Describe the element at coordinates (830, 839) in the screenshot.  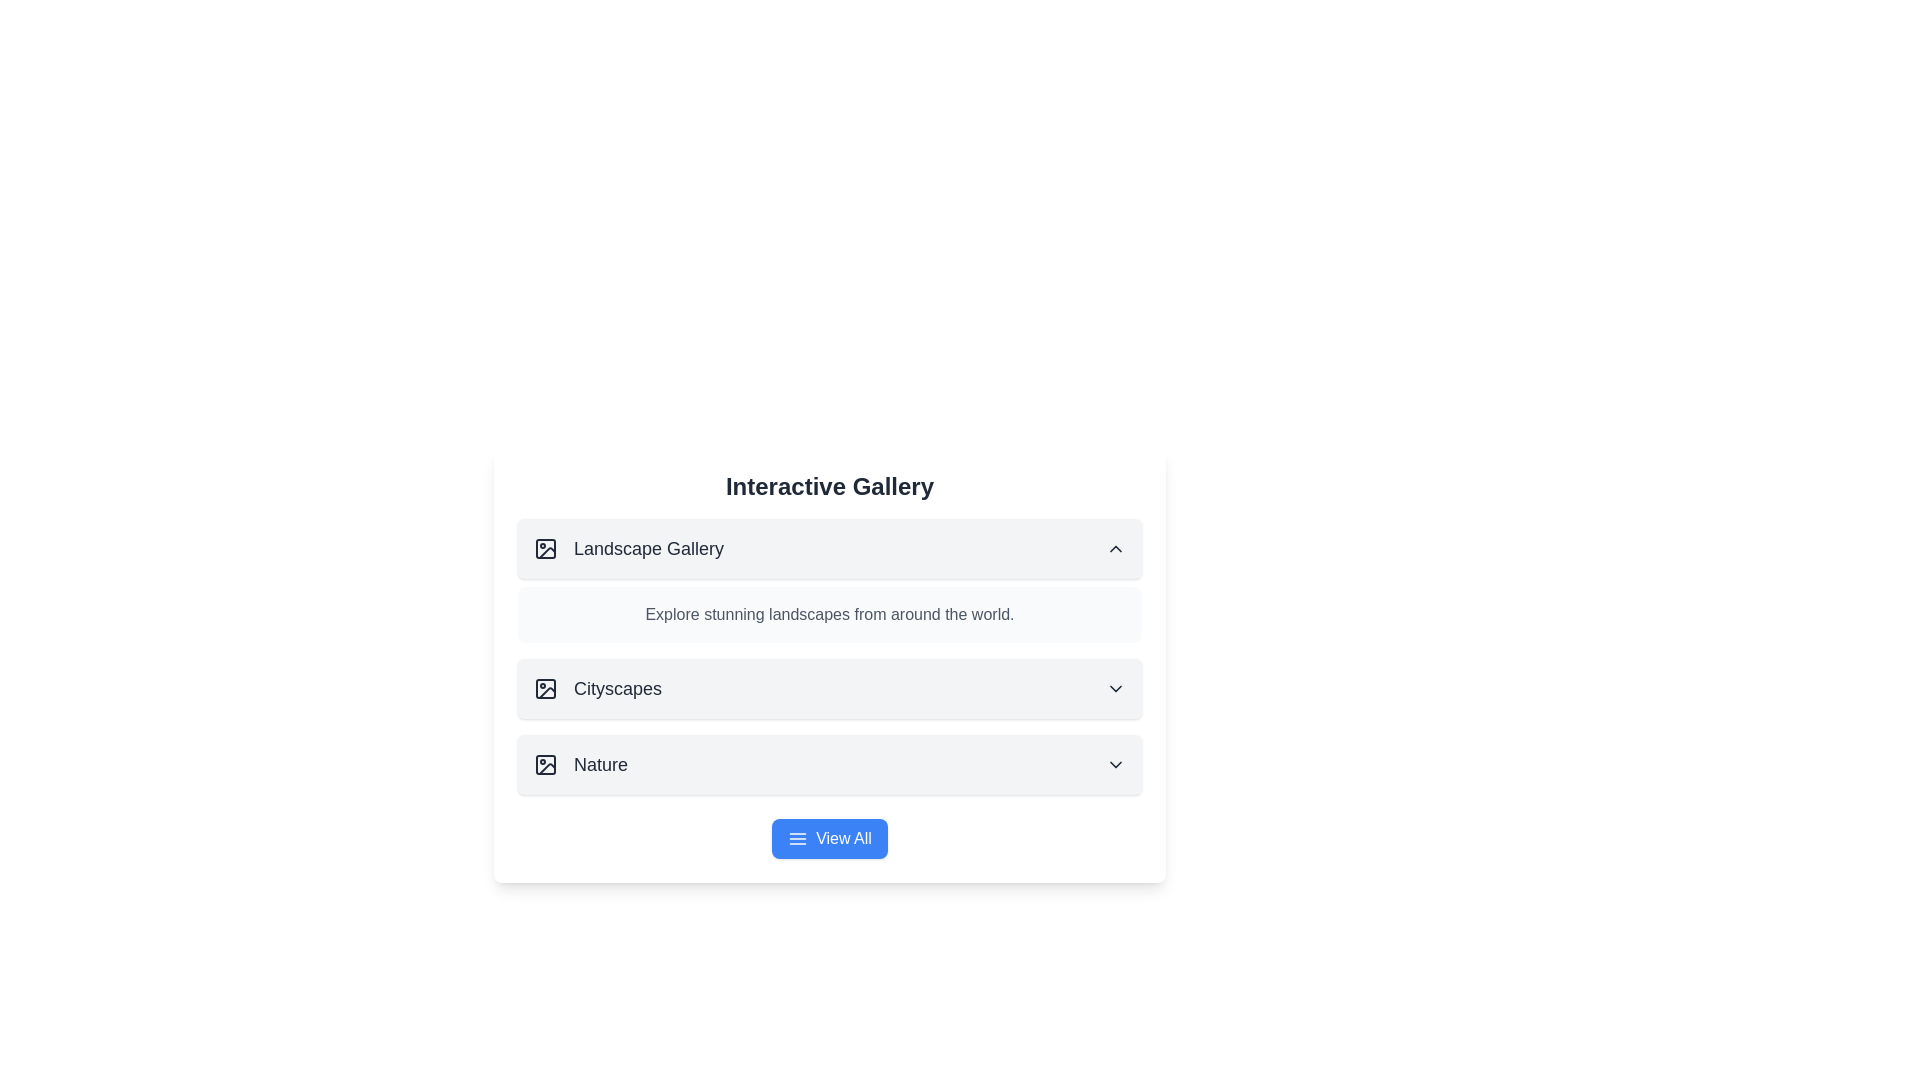
I see `the 'View All' button with a blue background and white text, located below the 'Landscape Gallery', 'Cityscapes', and 'Nature' sections` at that location.